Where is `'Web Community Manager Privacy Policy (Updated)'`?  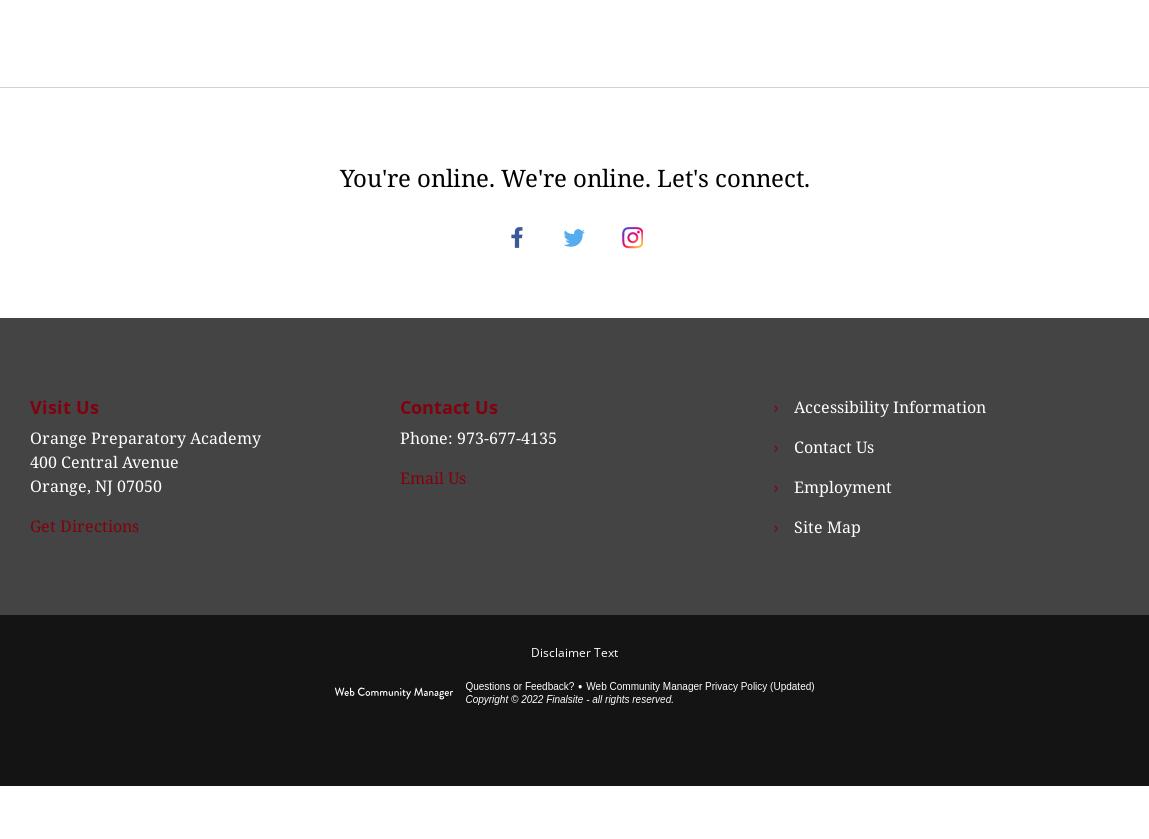 'Web Community Manager Privacy Policy (Updated)' is located at coordinates (585, 708).